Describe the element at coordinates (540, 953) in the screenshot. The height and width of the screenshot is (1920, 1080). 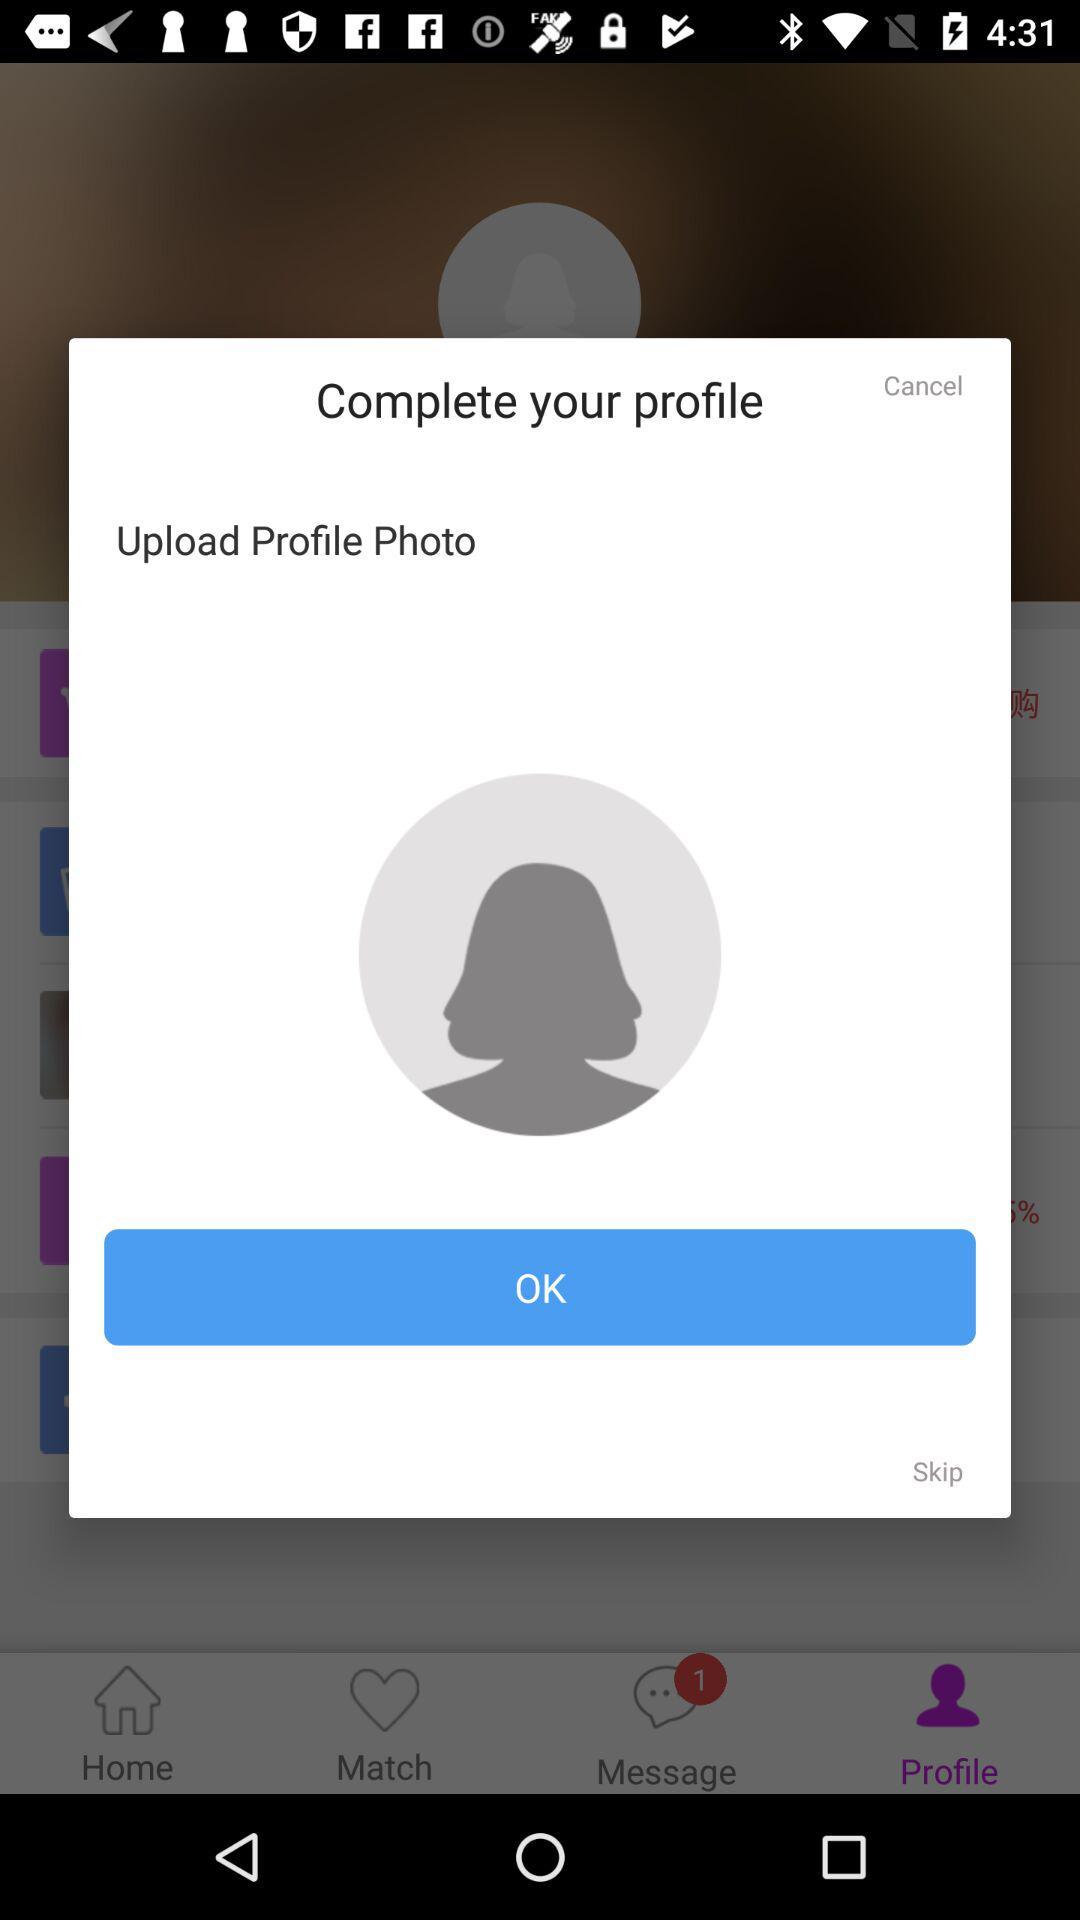
I see `the icon below upload profile photo` at that location.